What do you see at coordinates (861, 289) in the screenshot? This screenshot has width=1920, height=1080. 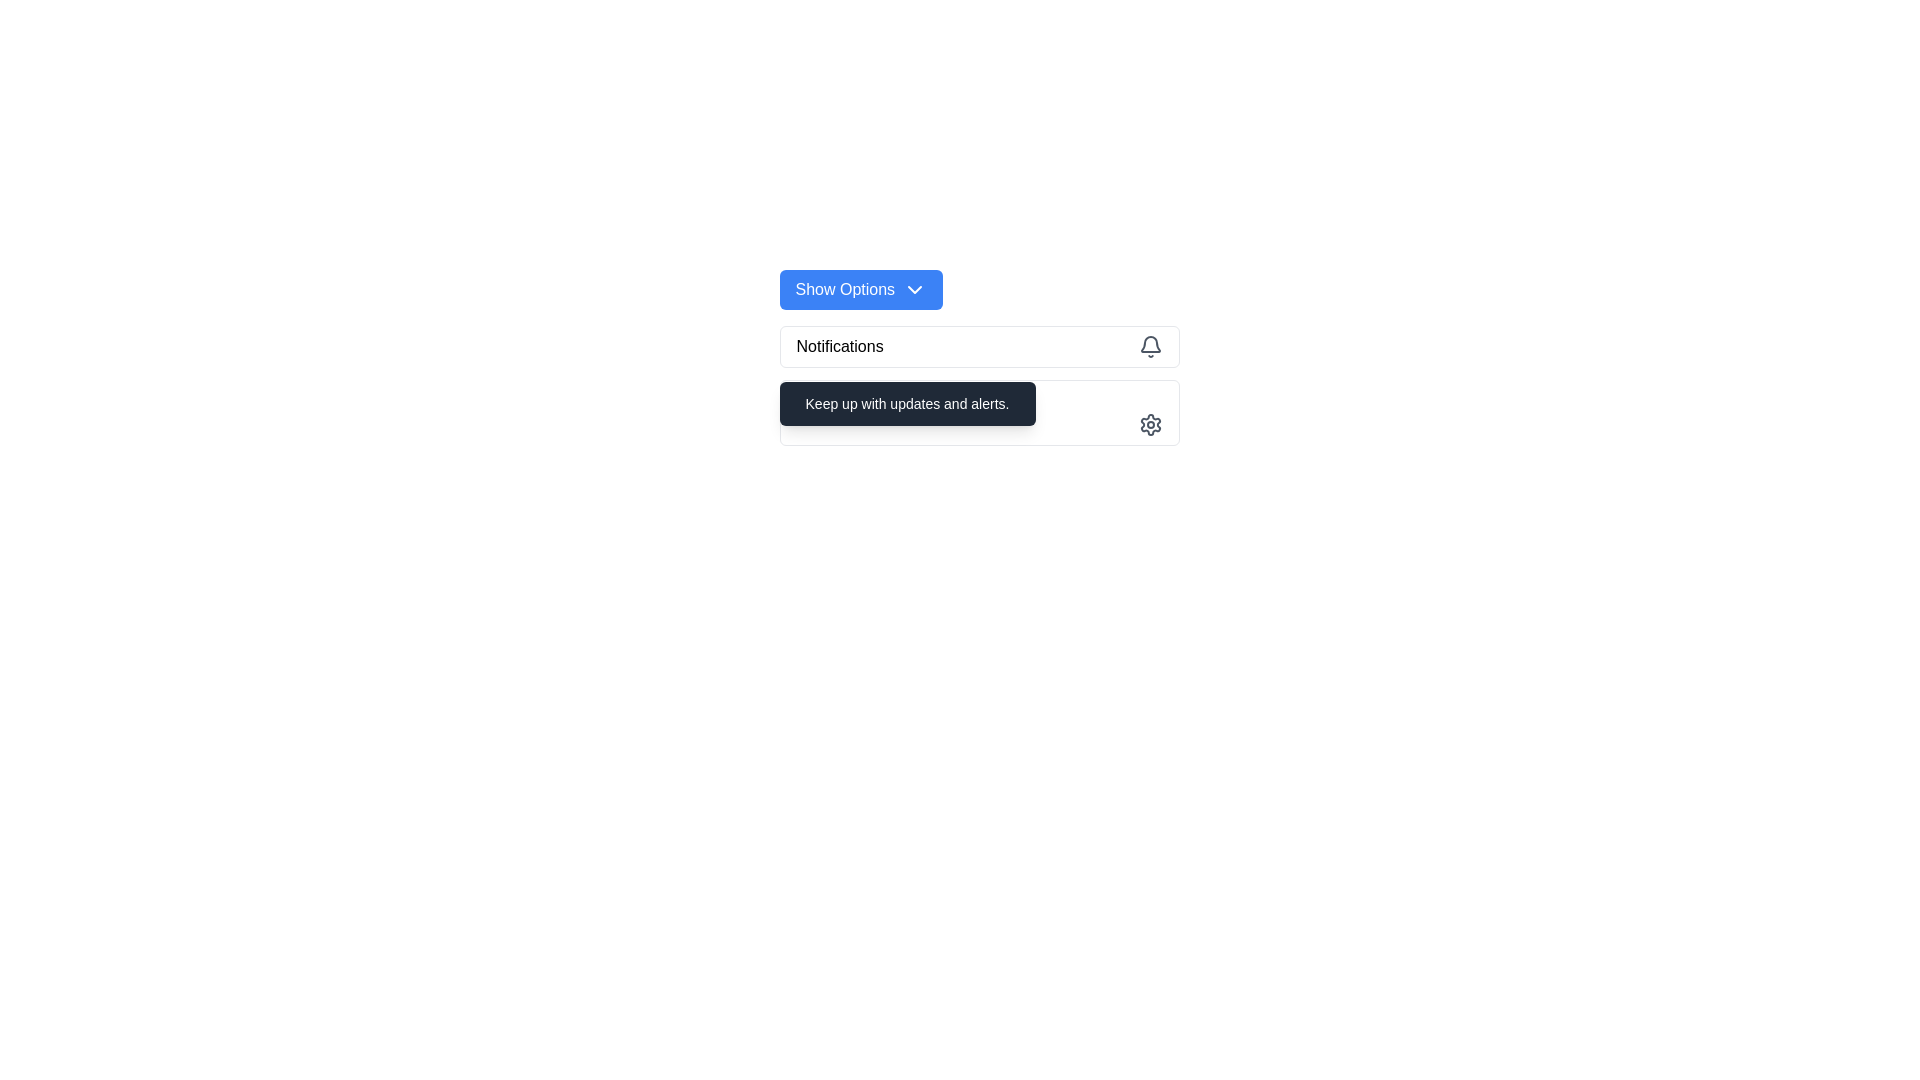 I see `the dropdown trigger button located at the top-left corner of the notifications settings section` at bounding box center [861, 289].